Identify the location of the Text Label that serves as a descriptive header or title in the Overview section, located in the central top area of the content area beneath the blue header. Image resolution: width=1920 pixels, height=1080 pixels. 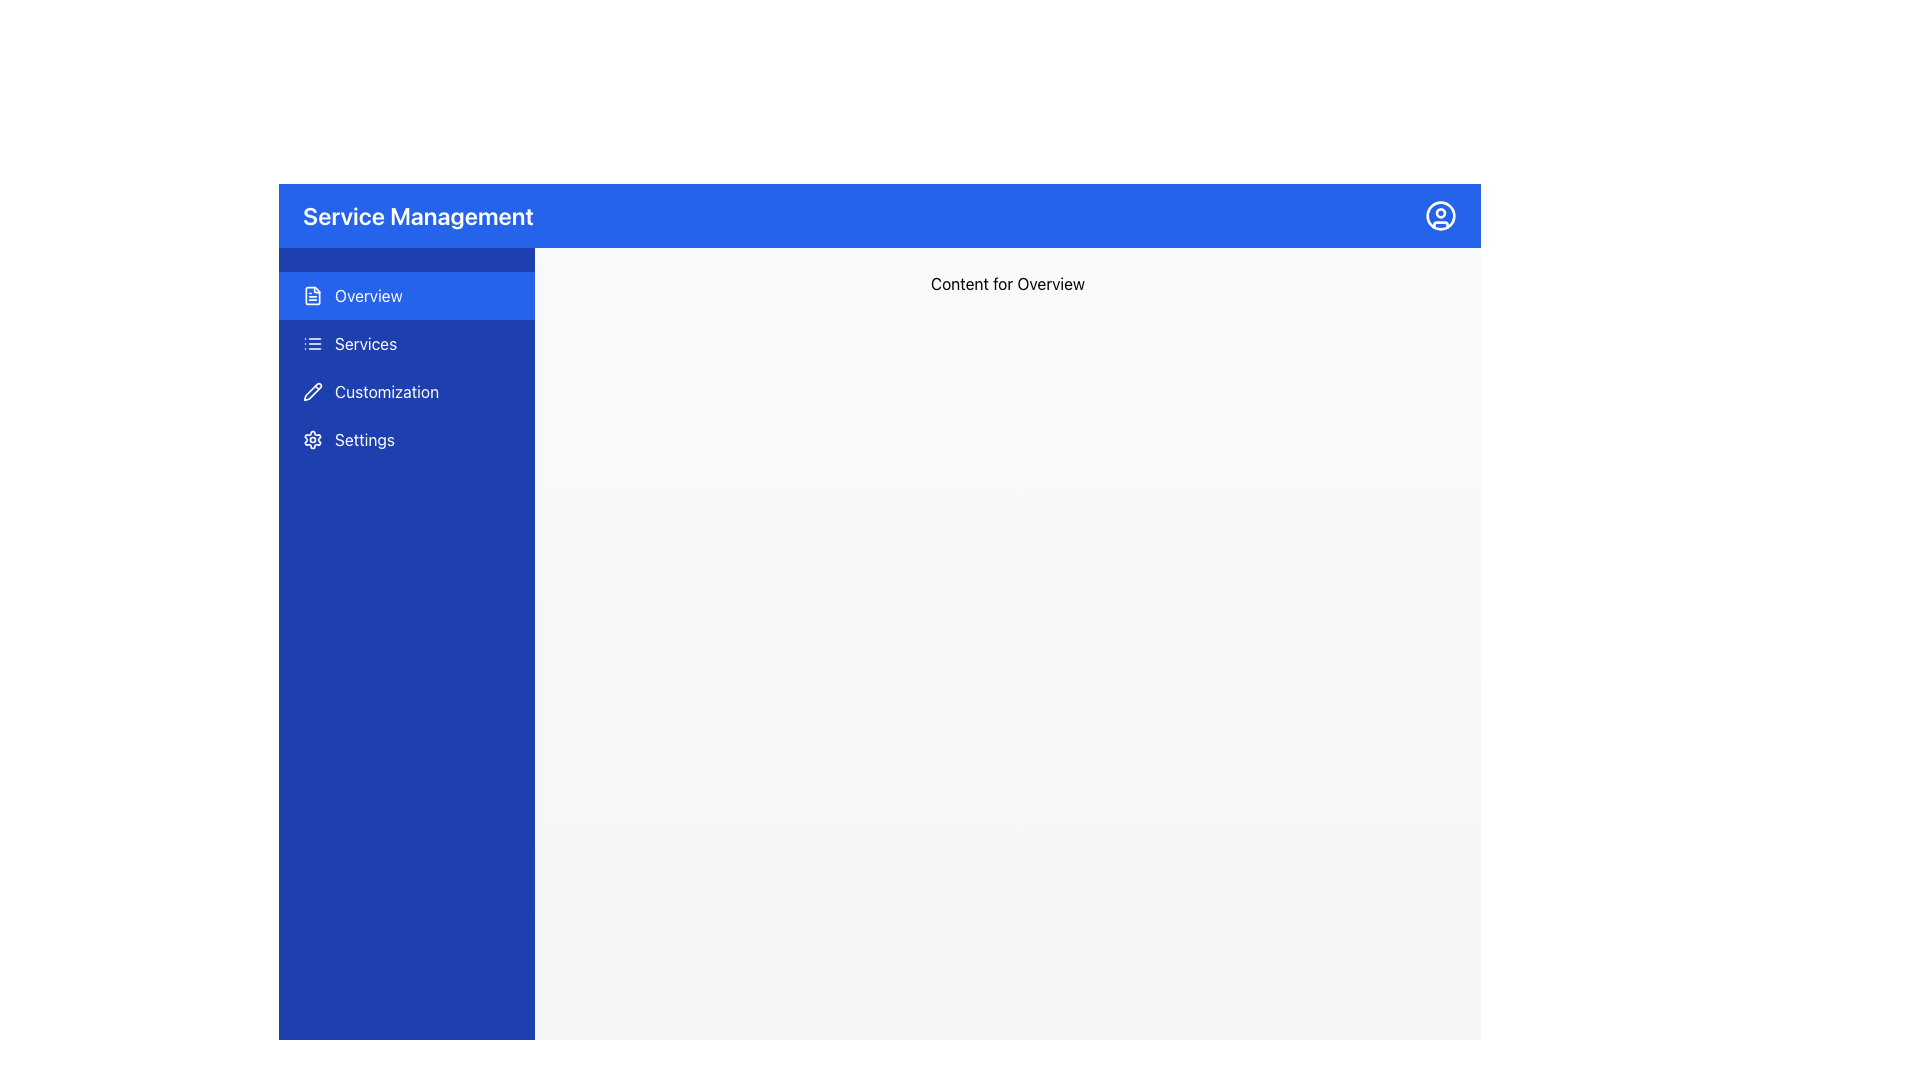
(1008, 284).